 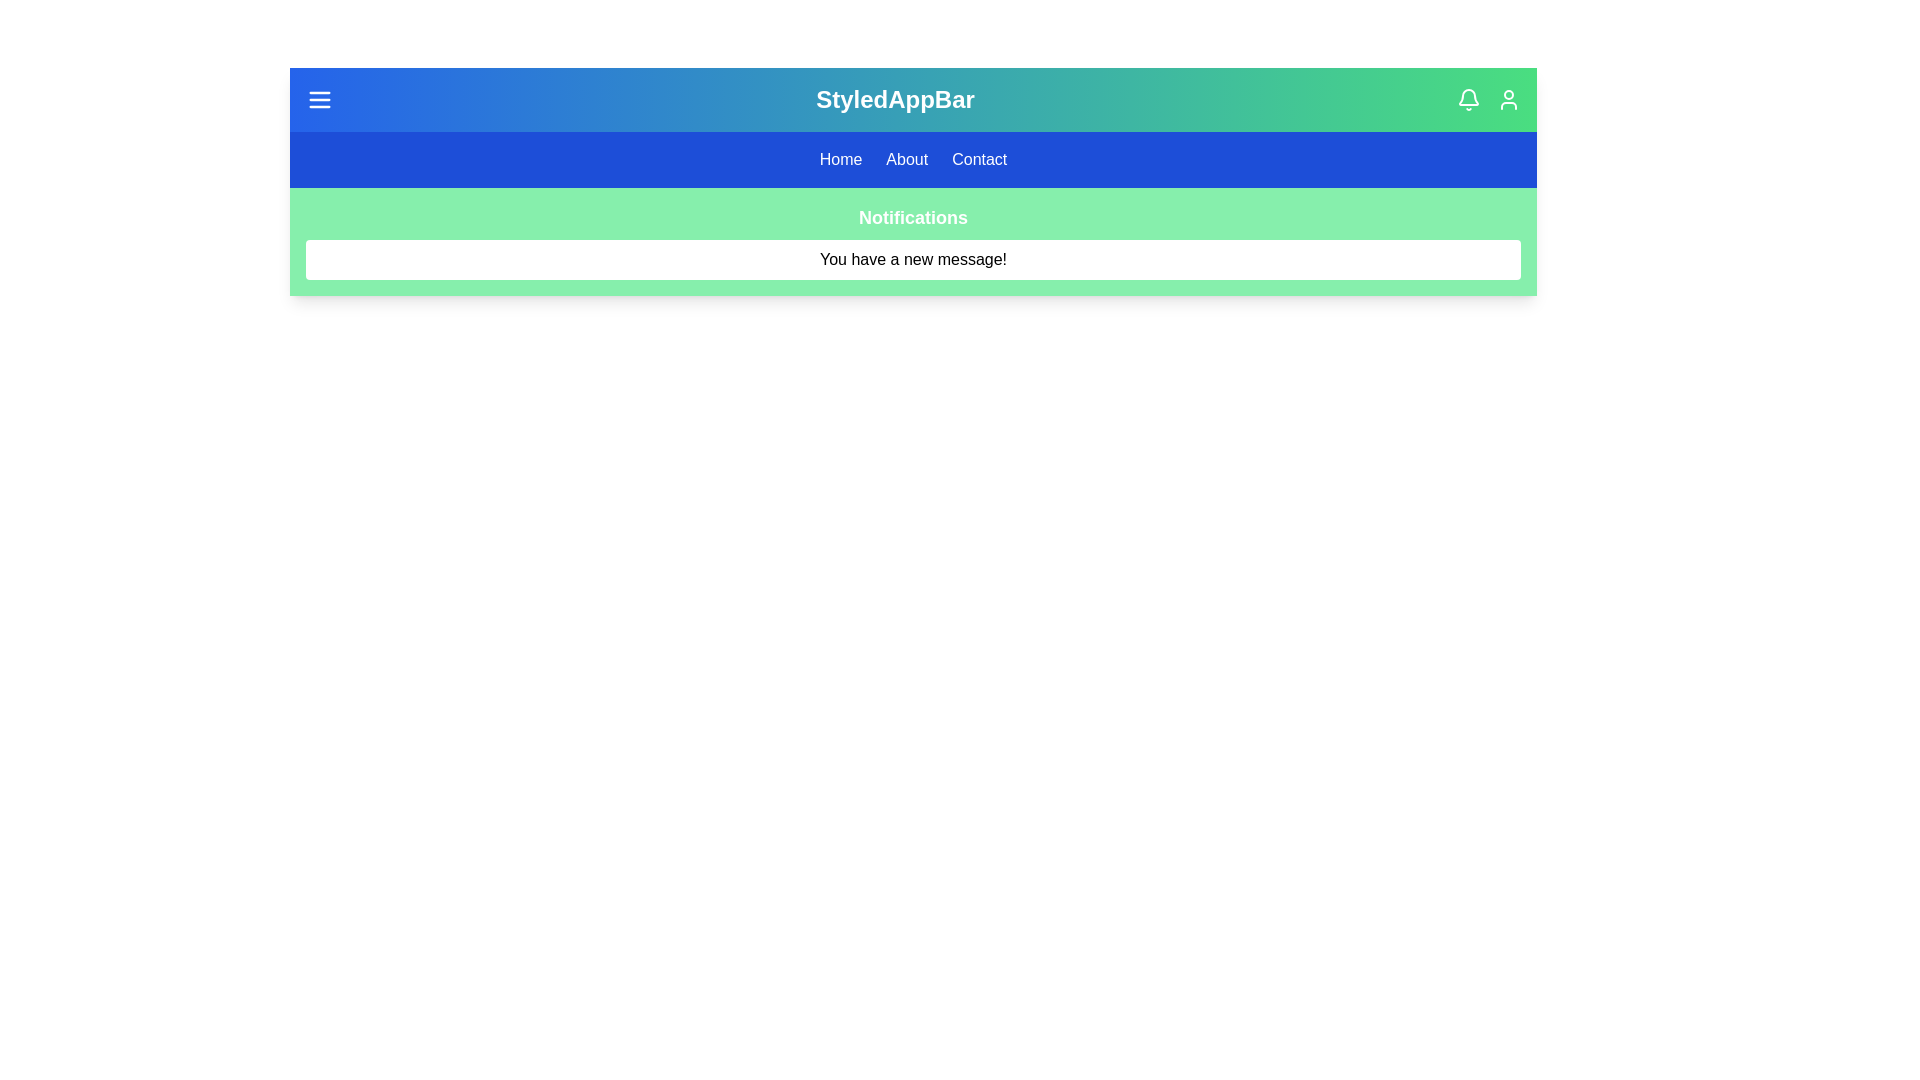 I want to click on the hamburger menu button located at the top-left corner of the application bar, so click(x=320, y=100).